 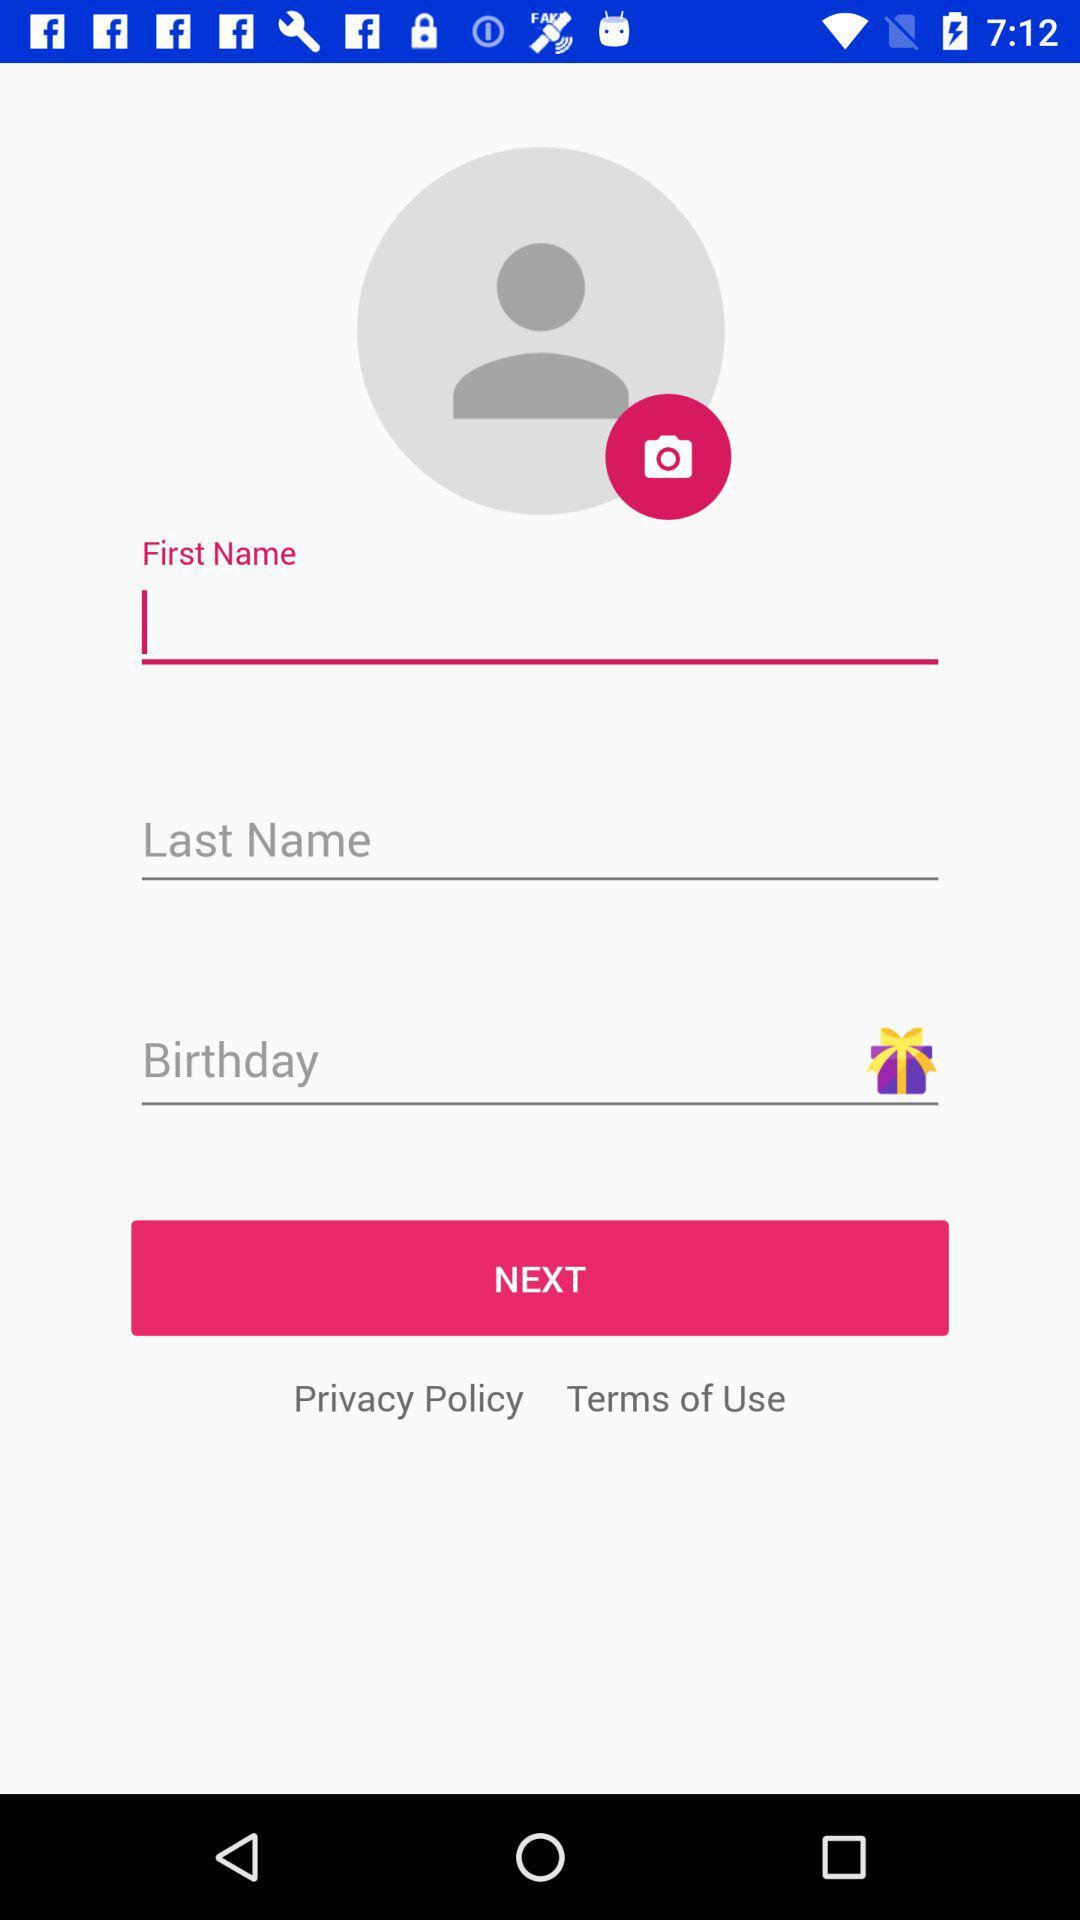 I want to click on write a word, so click(x=540, y=622).